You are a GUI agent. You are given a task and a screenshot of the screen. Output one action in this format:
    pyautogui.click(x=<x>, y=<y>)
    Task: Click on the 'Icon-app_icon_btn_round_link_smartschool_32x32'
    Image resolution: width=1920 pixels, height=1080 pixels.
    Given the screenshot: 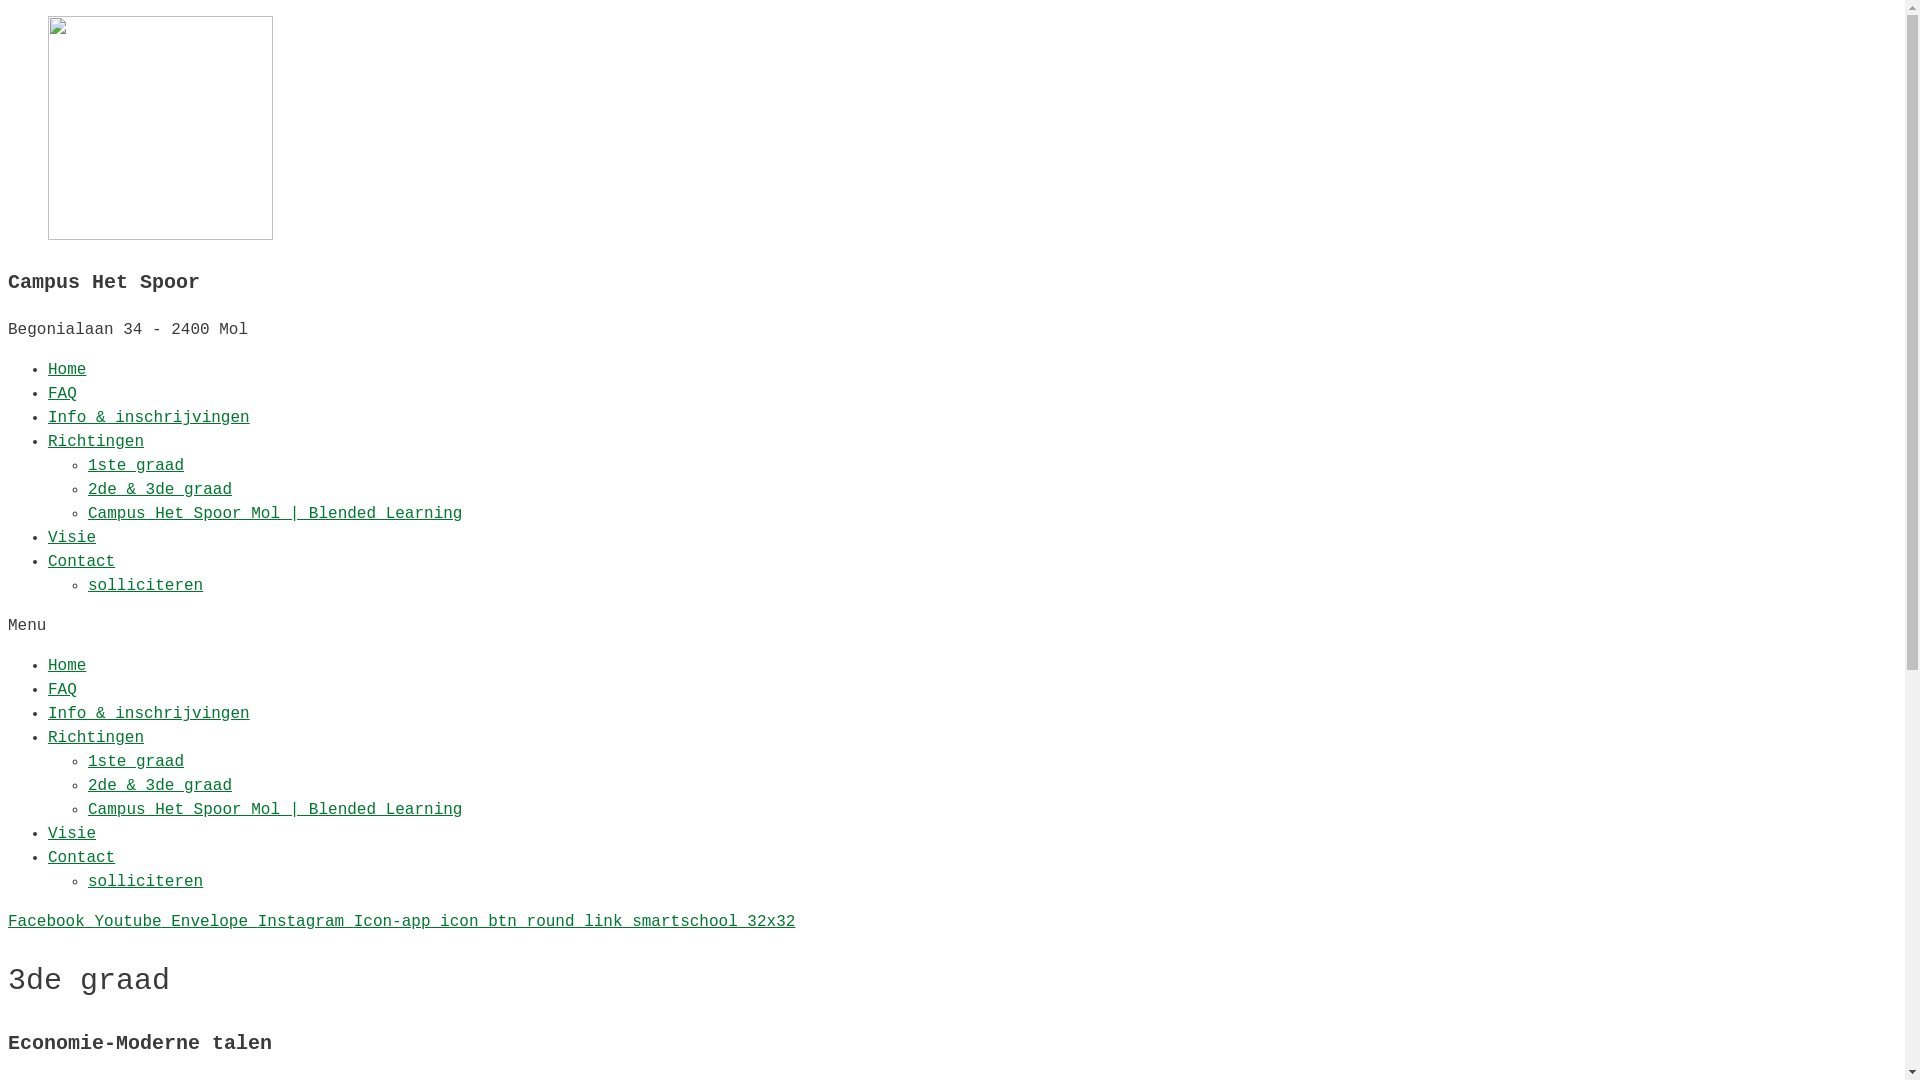 What is the action you would take?
    pyautogui.click(x=574, y=921)
    